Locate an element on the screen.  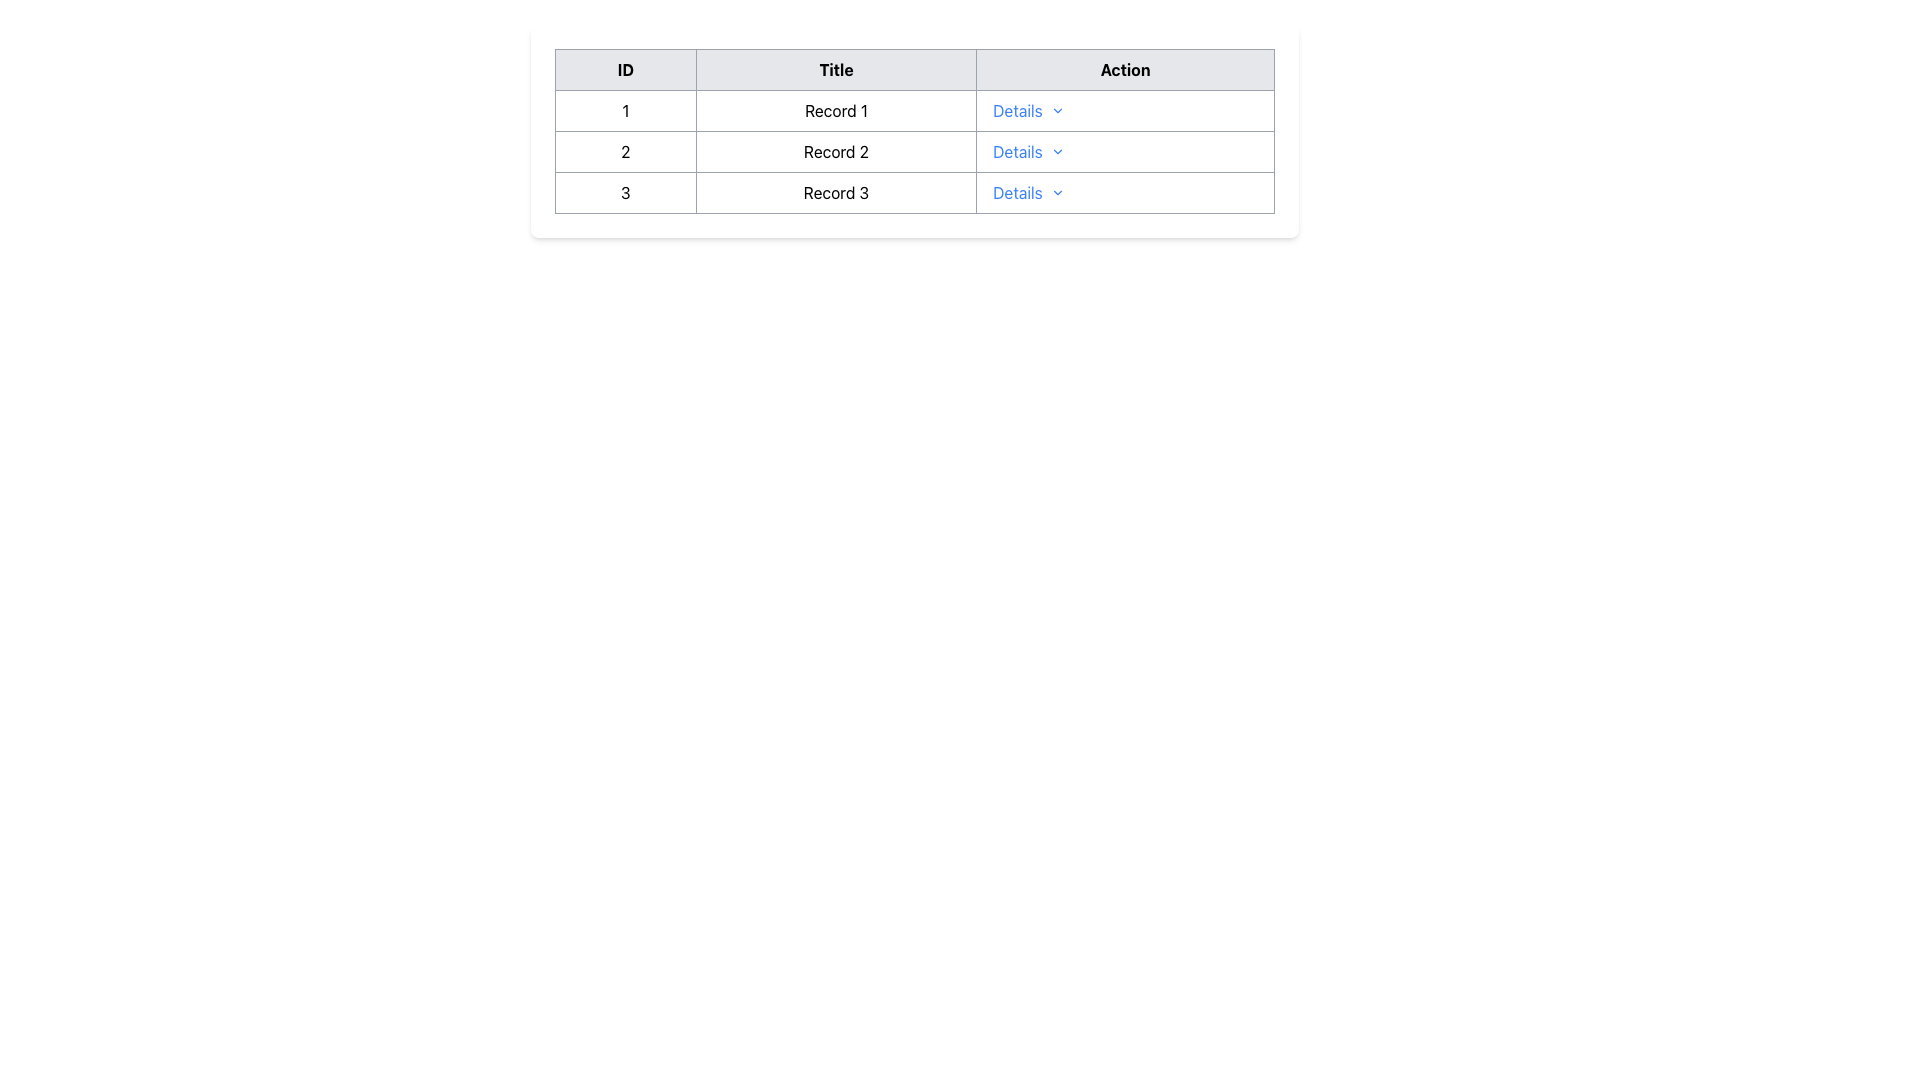
the text label 'Record 3' located in the second cell of the row labeled '3' within the table is located at coordinates (836, 192).